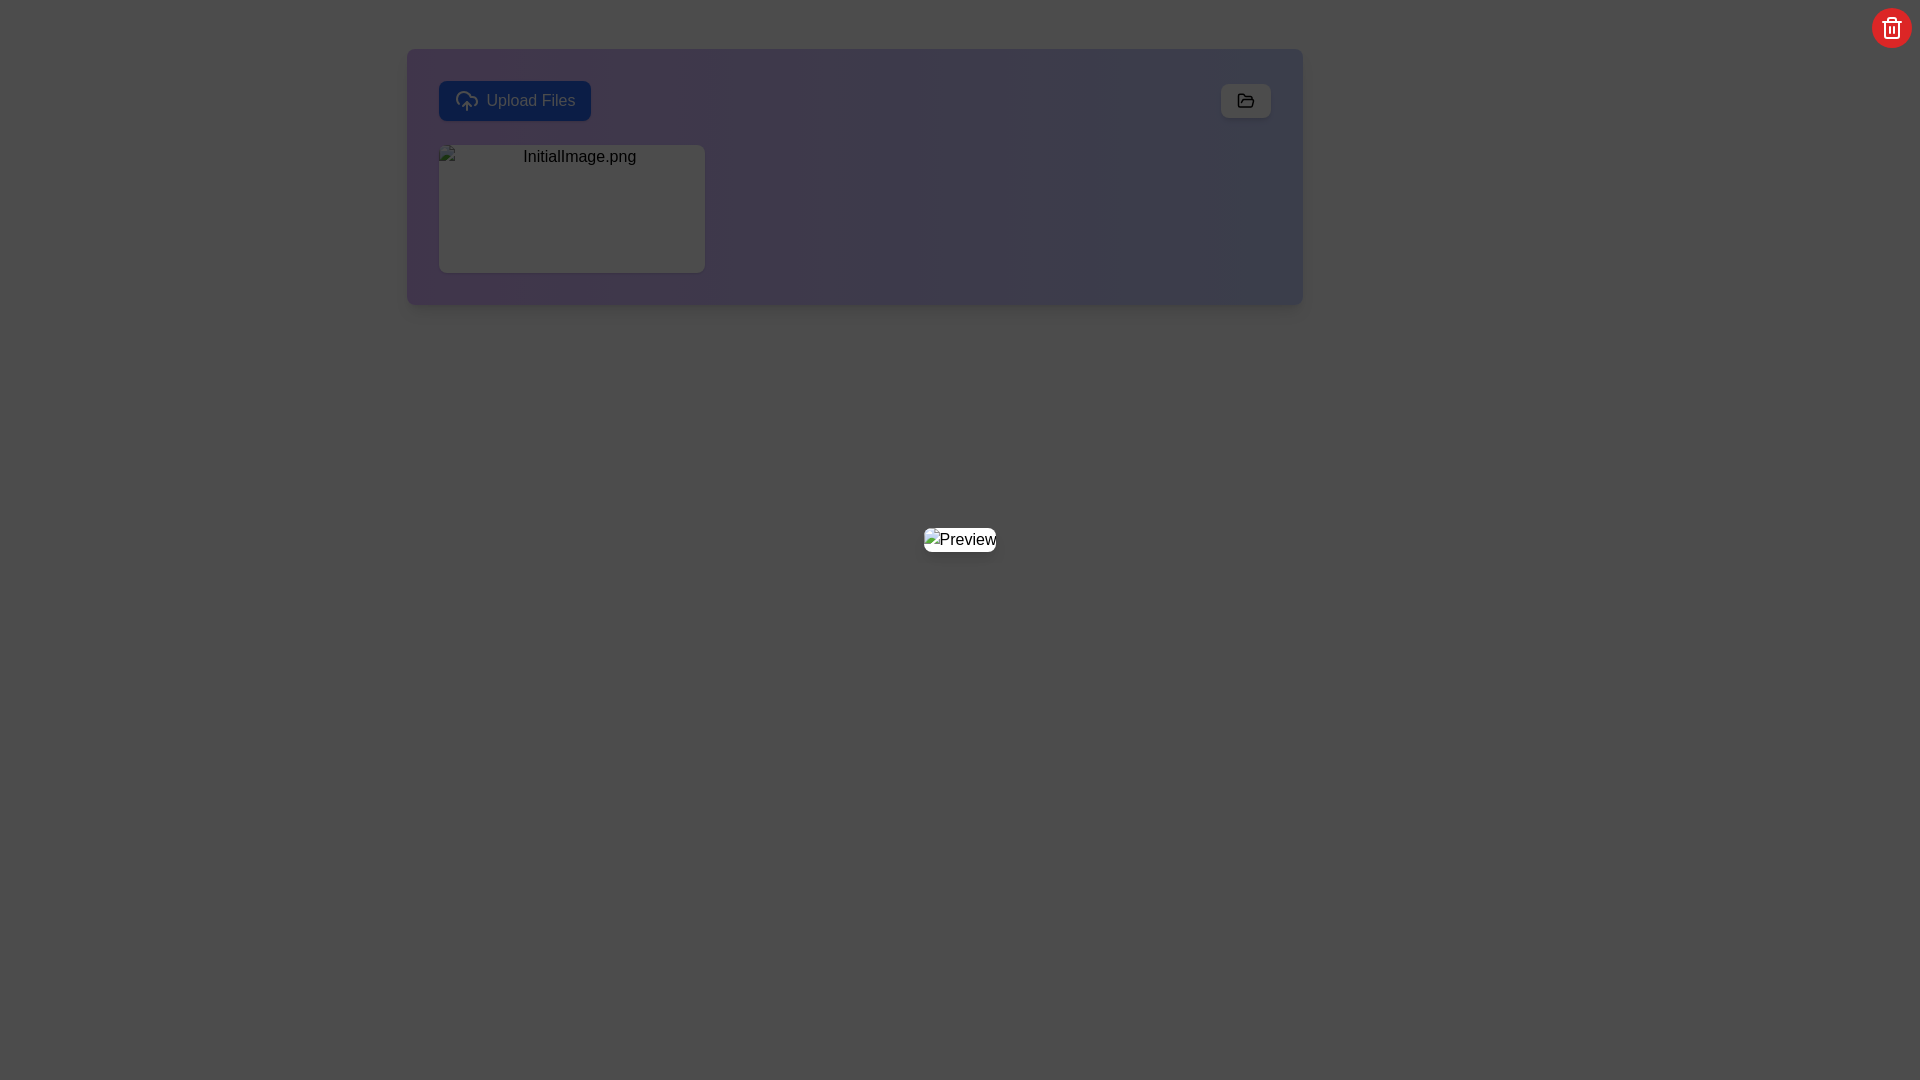 The width and height of the screenshot is (1920, 1080). Describe the element at coordinates (465, 100) in the screenshot. I see `the cloud upload icon, which is a minimalistic outline with an upward arrow, located to the left of the 'Upload Files' button` at that location.